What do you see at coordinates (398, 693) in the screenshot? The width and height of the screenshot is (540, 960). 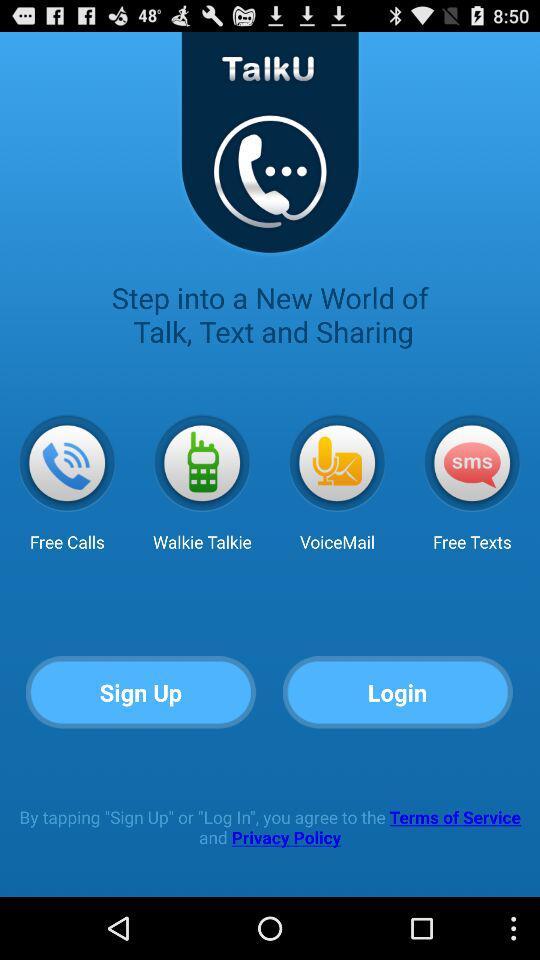 I see `button at the bottom right corner` at bounding box center [398, 693].